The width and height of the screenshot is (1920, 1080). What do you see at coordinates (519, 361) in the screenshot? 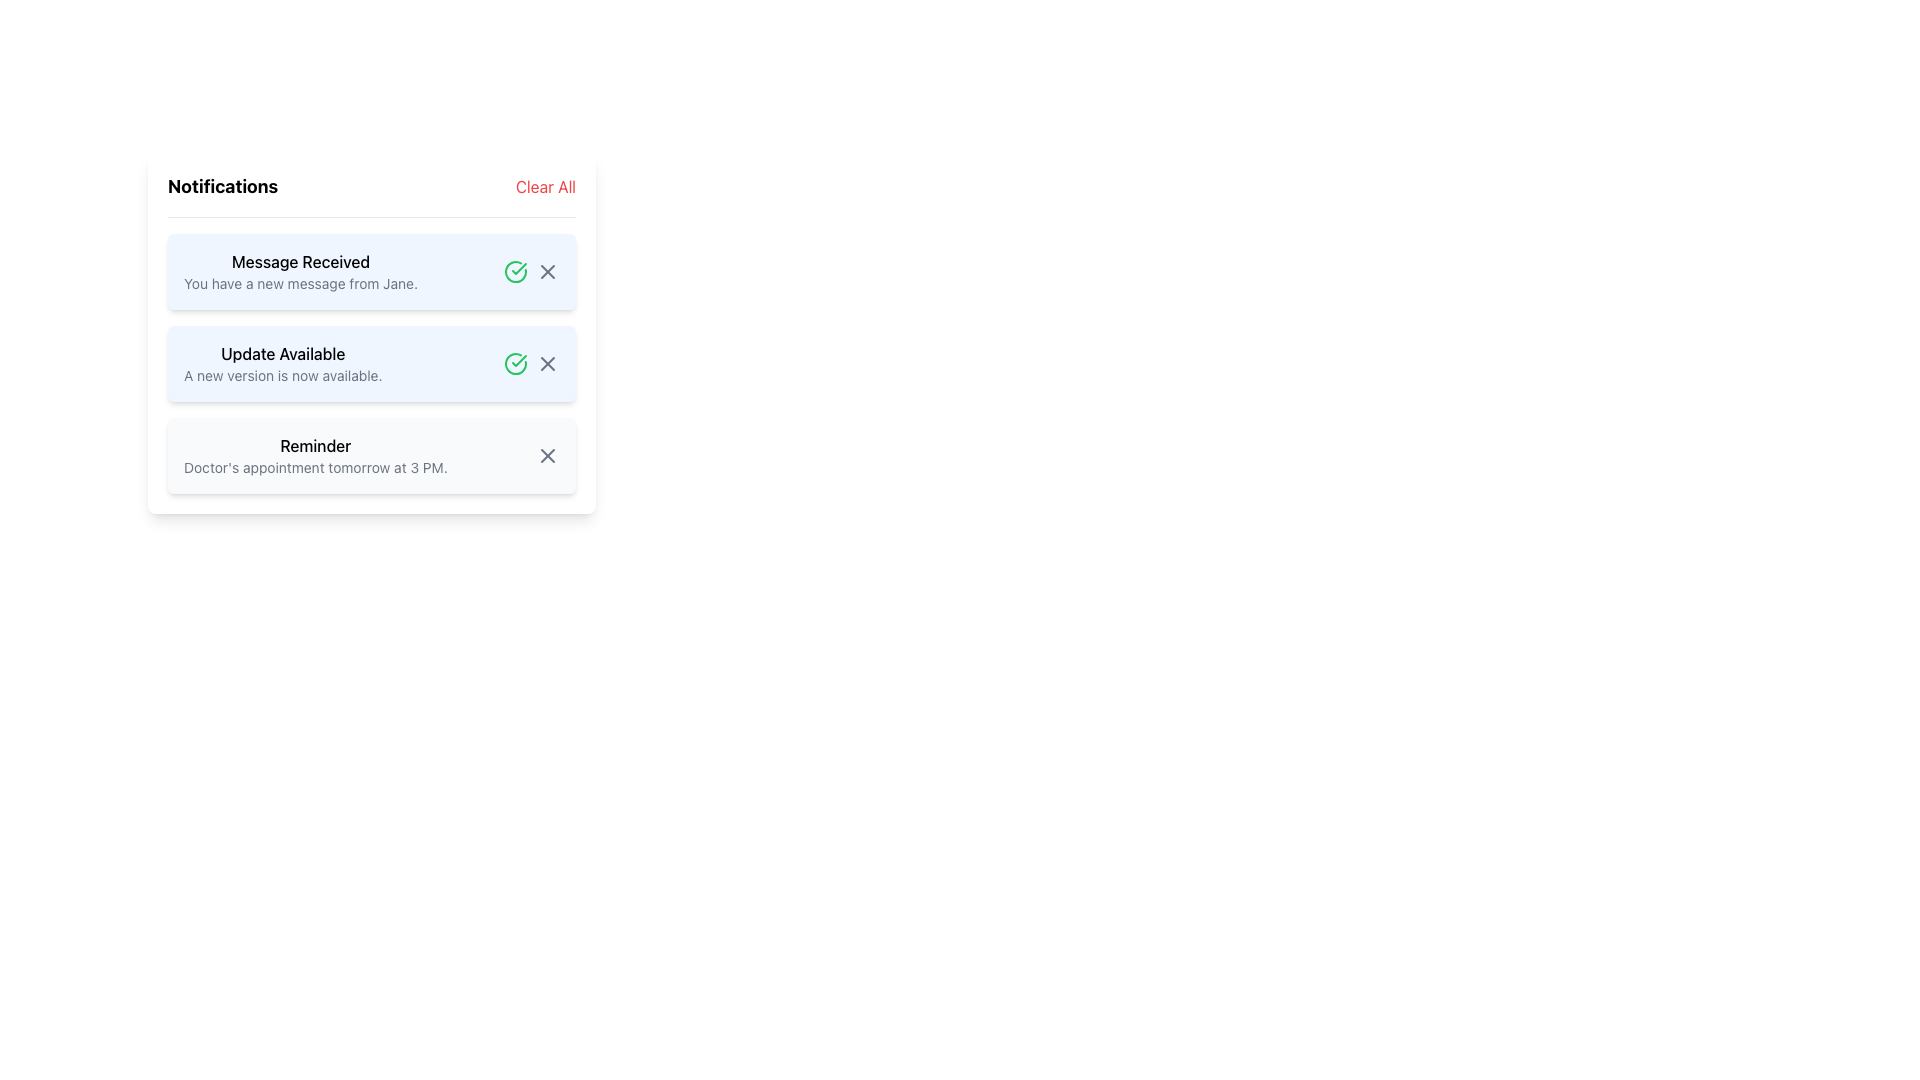
I see `the green checkmark icon within the 'Message Received' notification card, which signifies a completed or acknowledged status` at bounding box center [519, 361].